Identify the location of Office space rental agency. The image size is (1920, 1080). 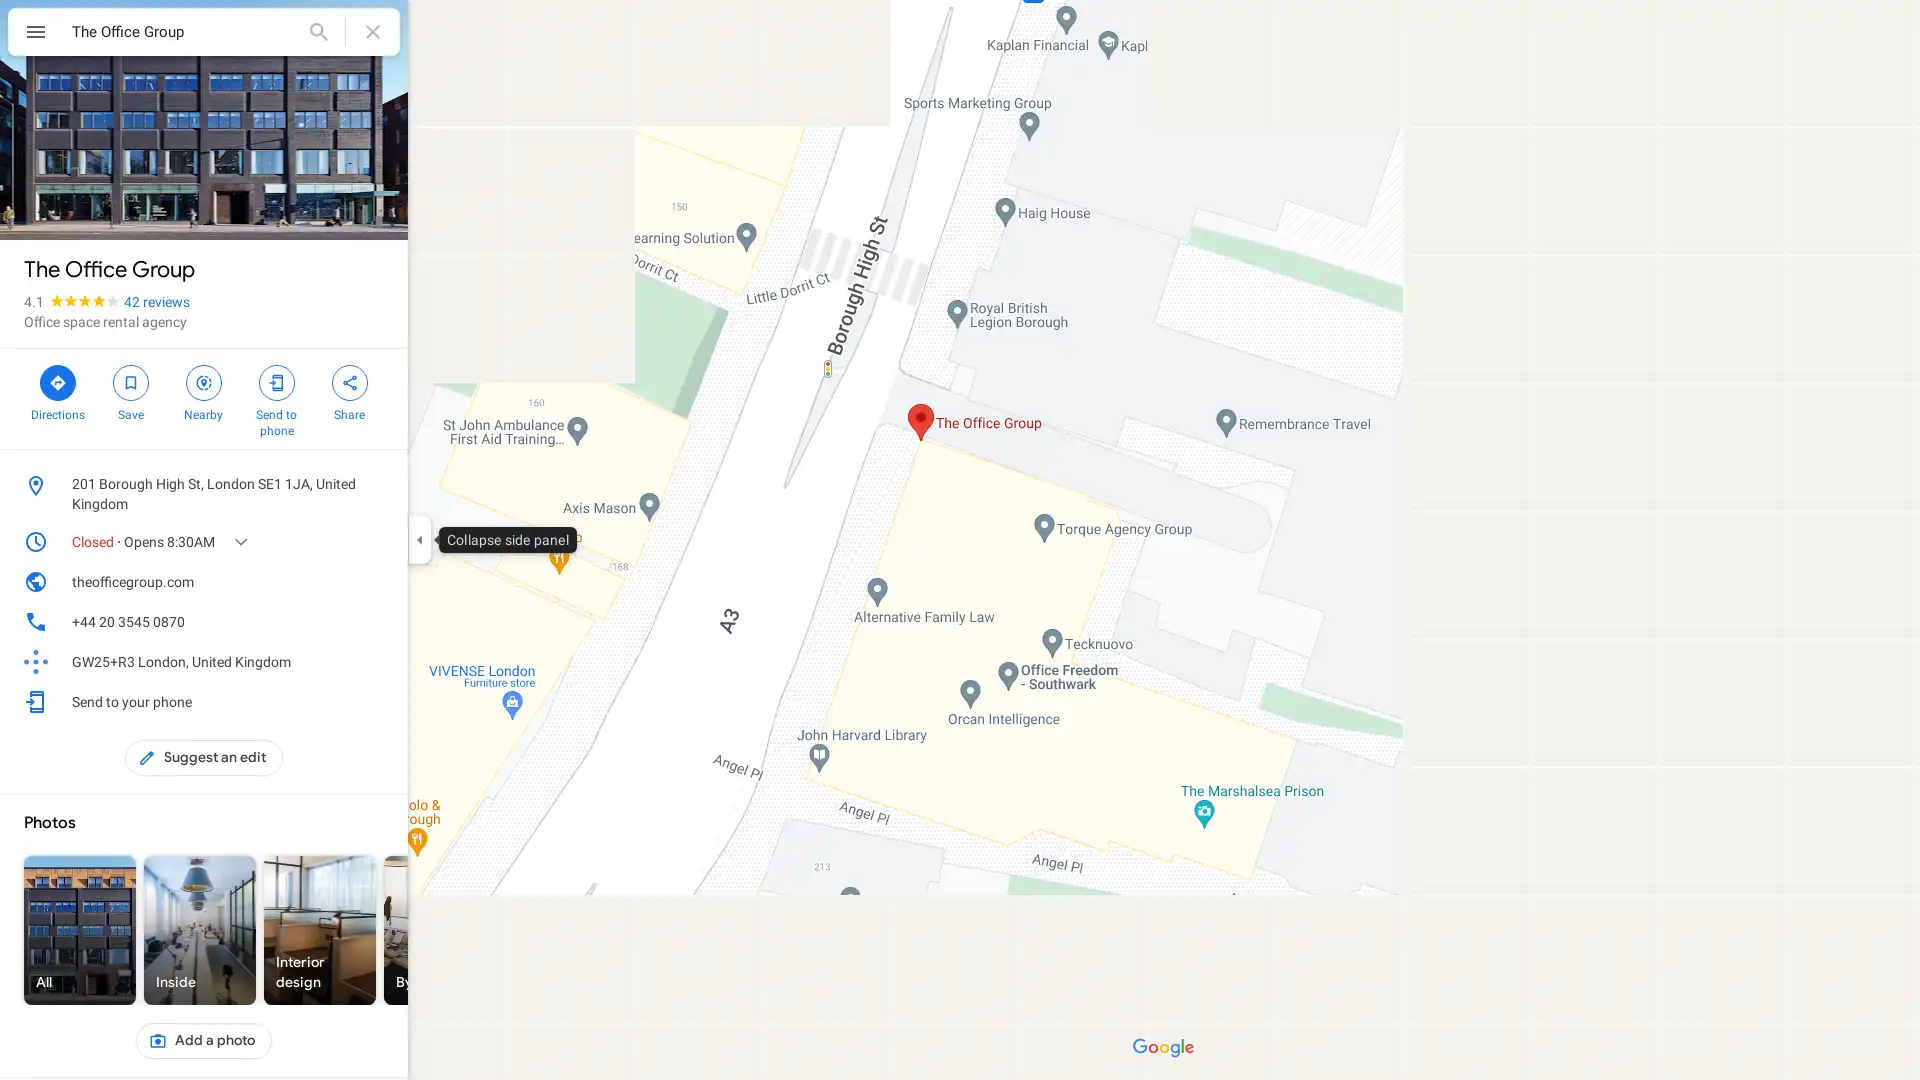
(104, 320).